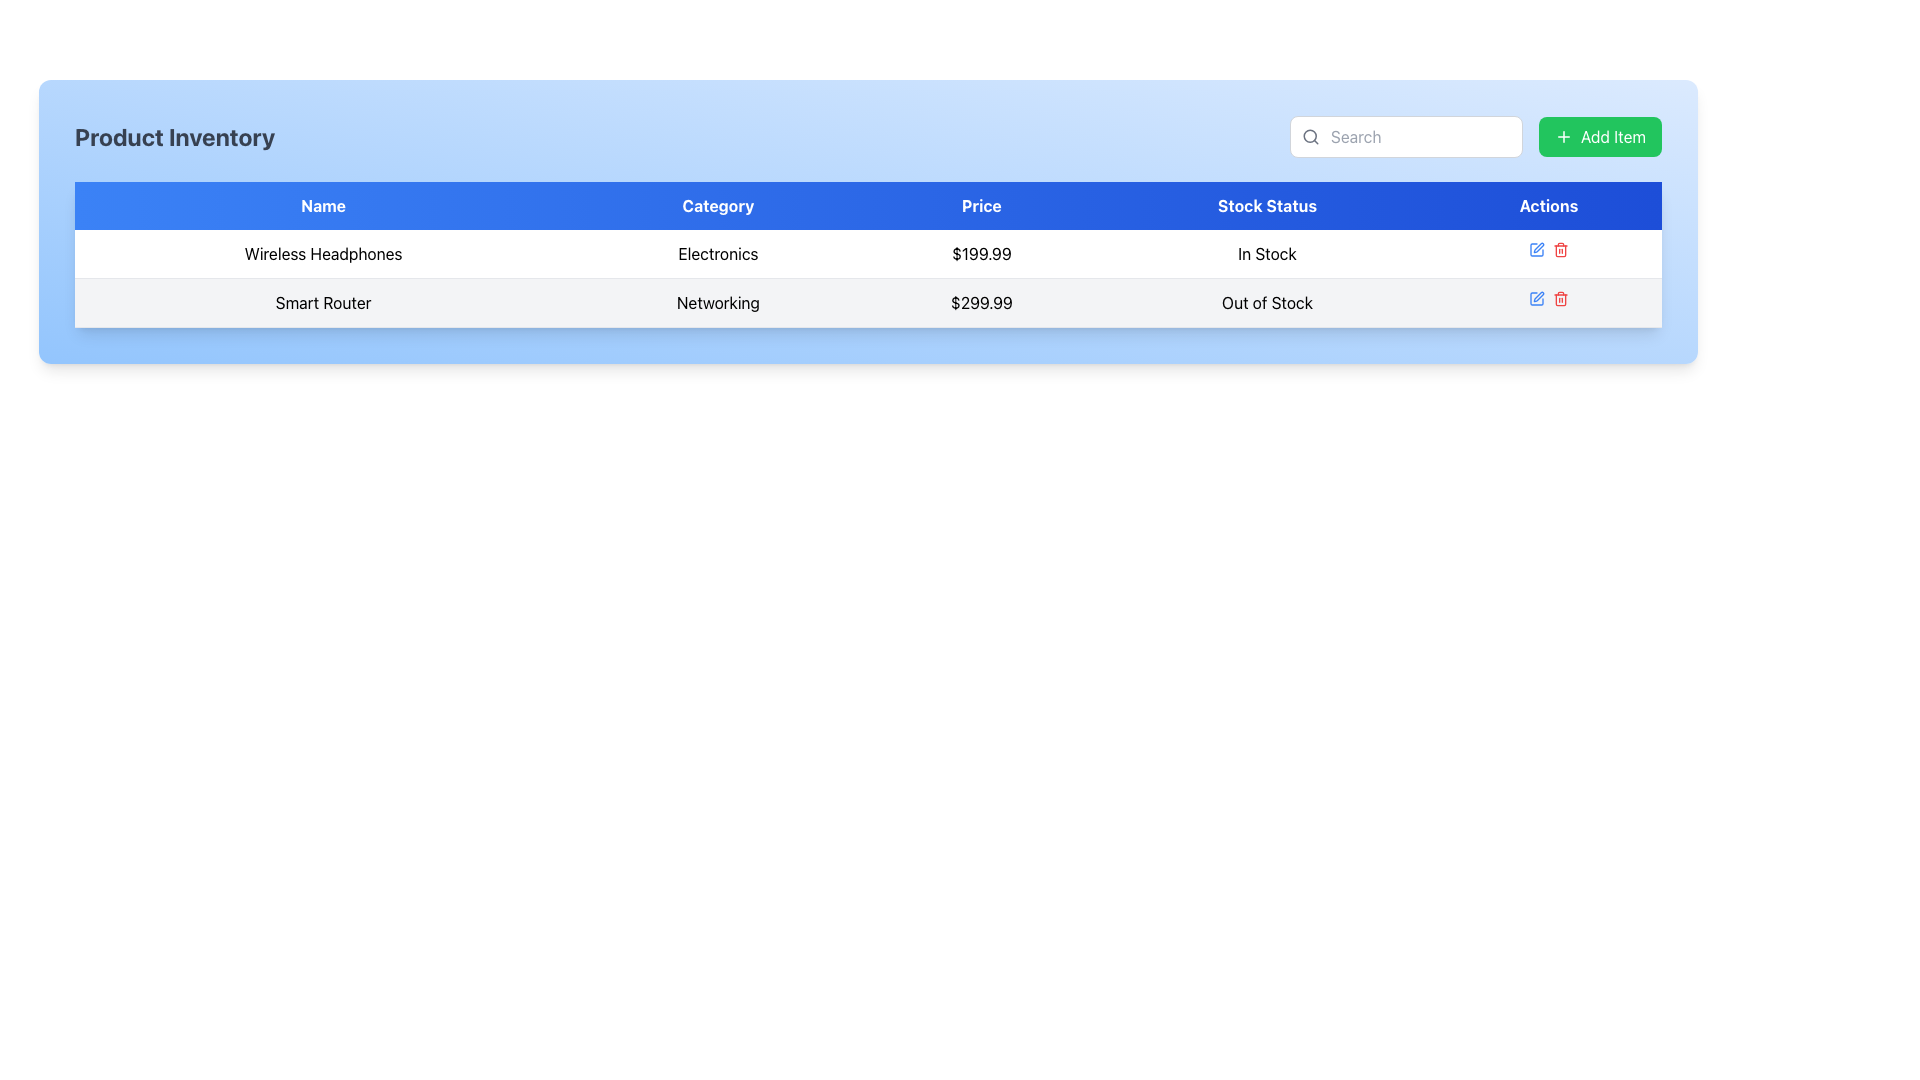 This screenshot has height=1080, width=1920. Describe the element at coordinates (323, 303) in the screenshot. I see `the Text Label that represents the name of a product in the inventory list located in the second row under the 'Name' column, adjacent to 'Networking', '$299.99', and 'Out of Stock'` at that location.